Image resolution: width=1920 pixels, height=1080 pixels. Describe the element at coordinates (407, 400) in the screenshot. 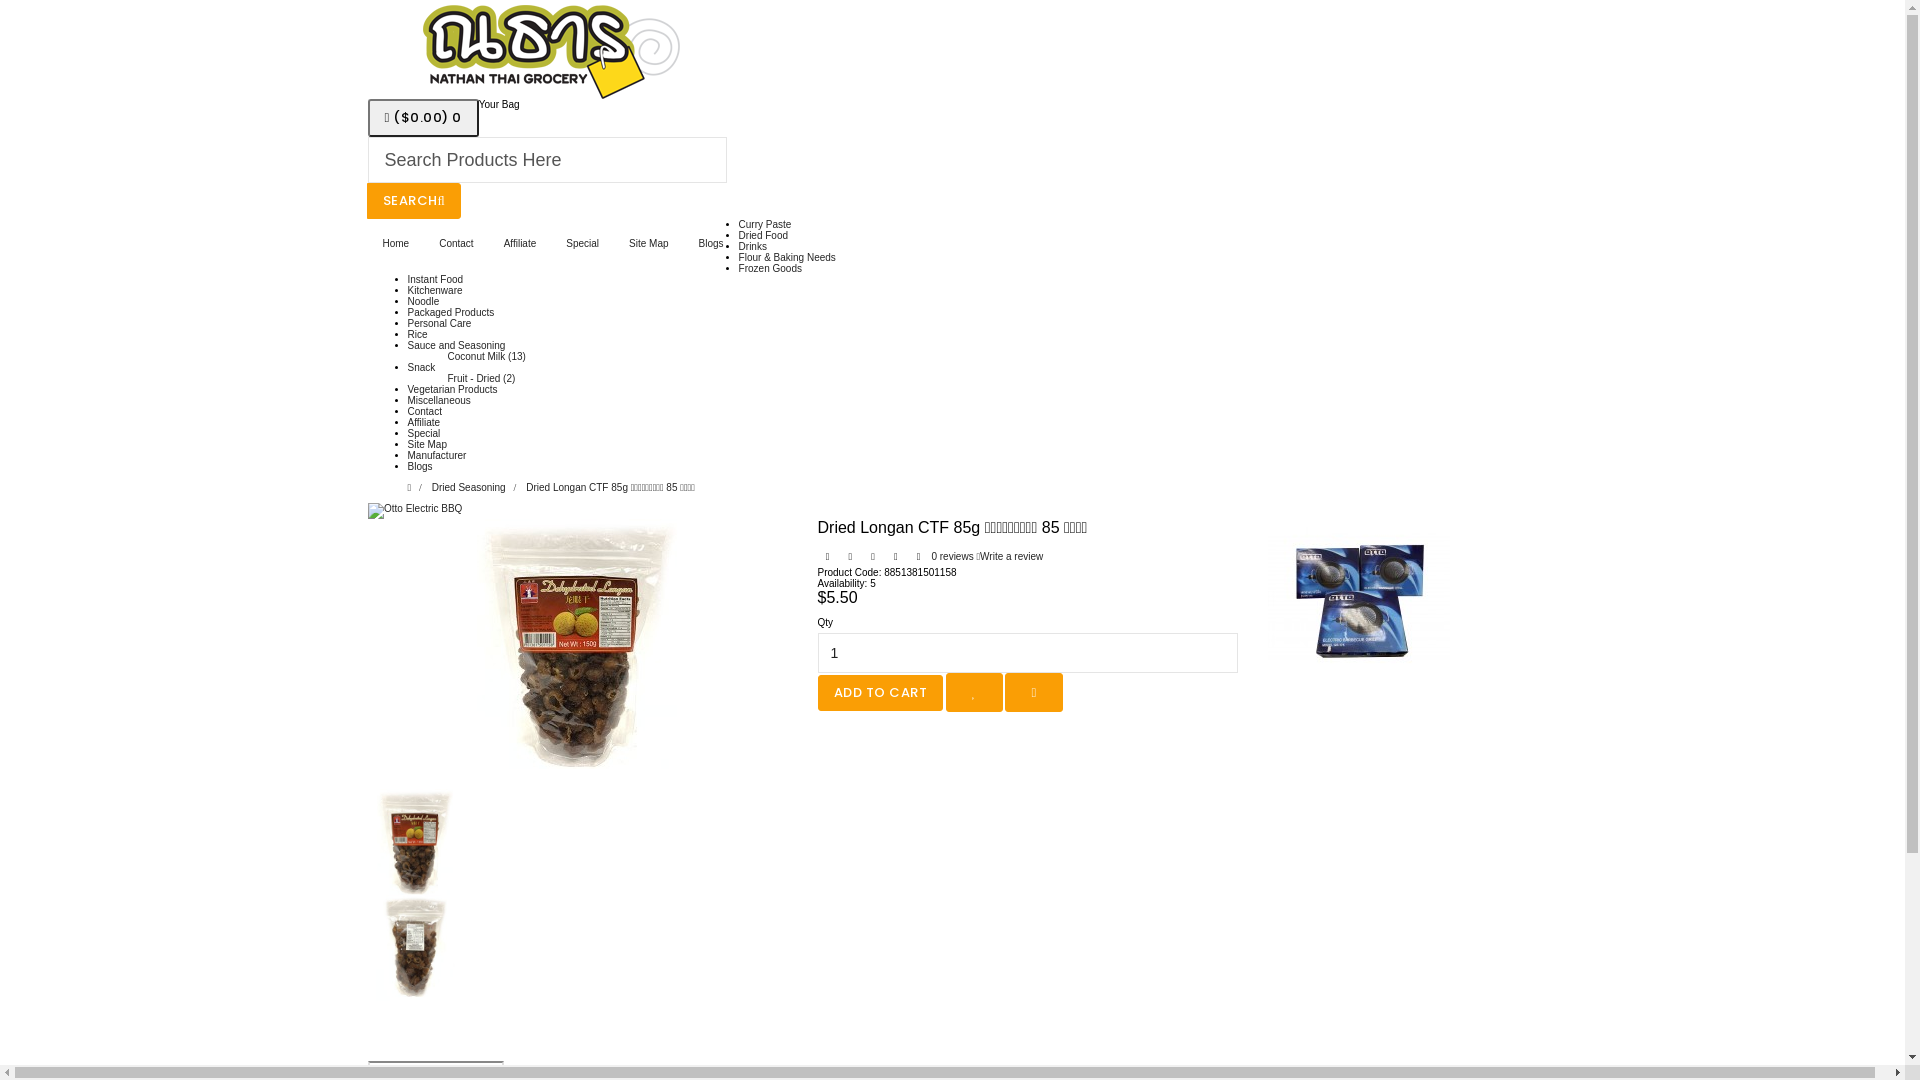

I see `'Miscellaneous'` at that location.